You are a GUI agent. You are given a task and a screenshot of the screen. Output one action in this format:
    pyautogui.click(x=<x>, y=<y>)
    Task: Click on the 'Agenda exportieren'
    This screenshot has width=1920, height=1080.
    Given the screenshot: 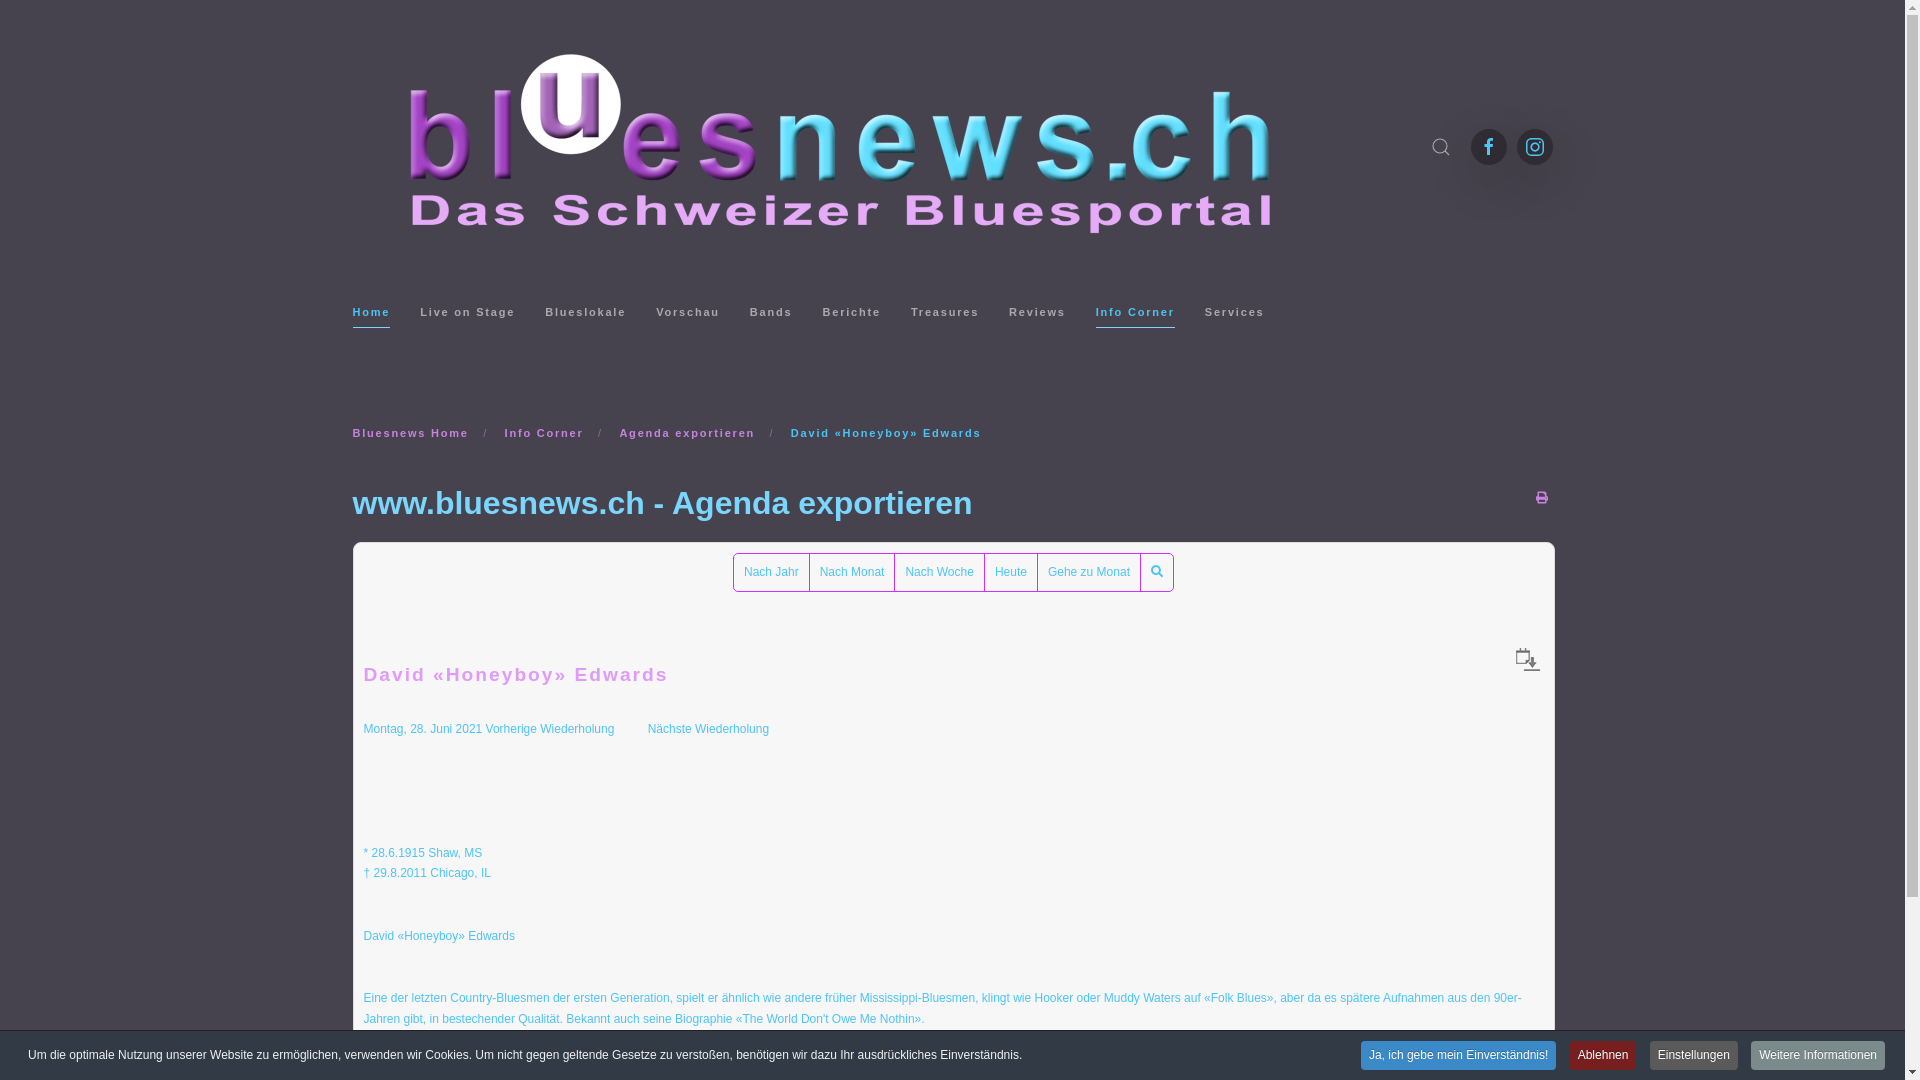 What is the action you would take?
    pyautogui.click(x=686, y=431)
    